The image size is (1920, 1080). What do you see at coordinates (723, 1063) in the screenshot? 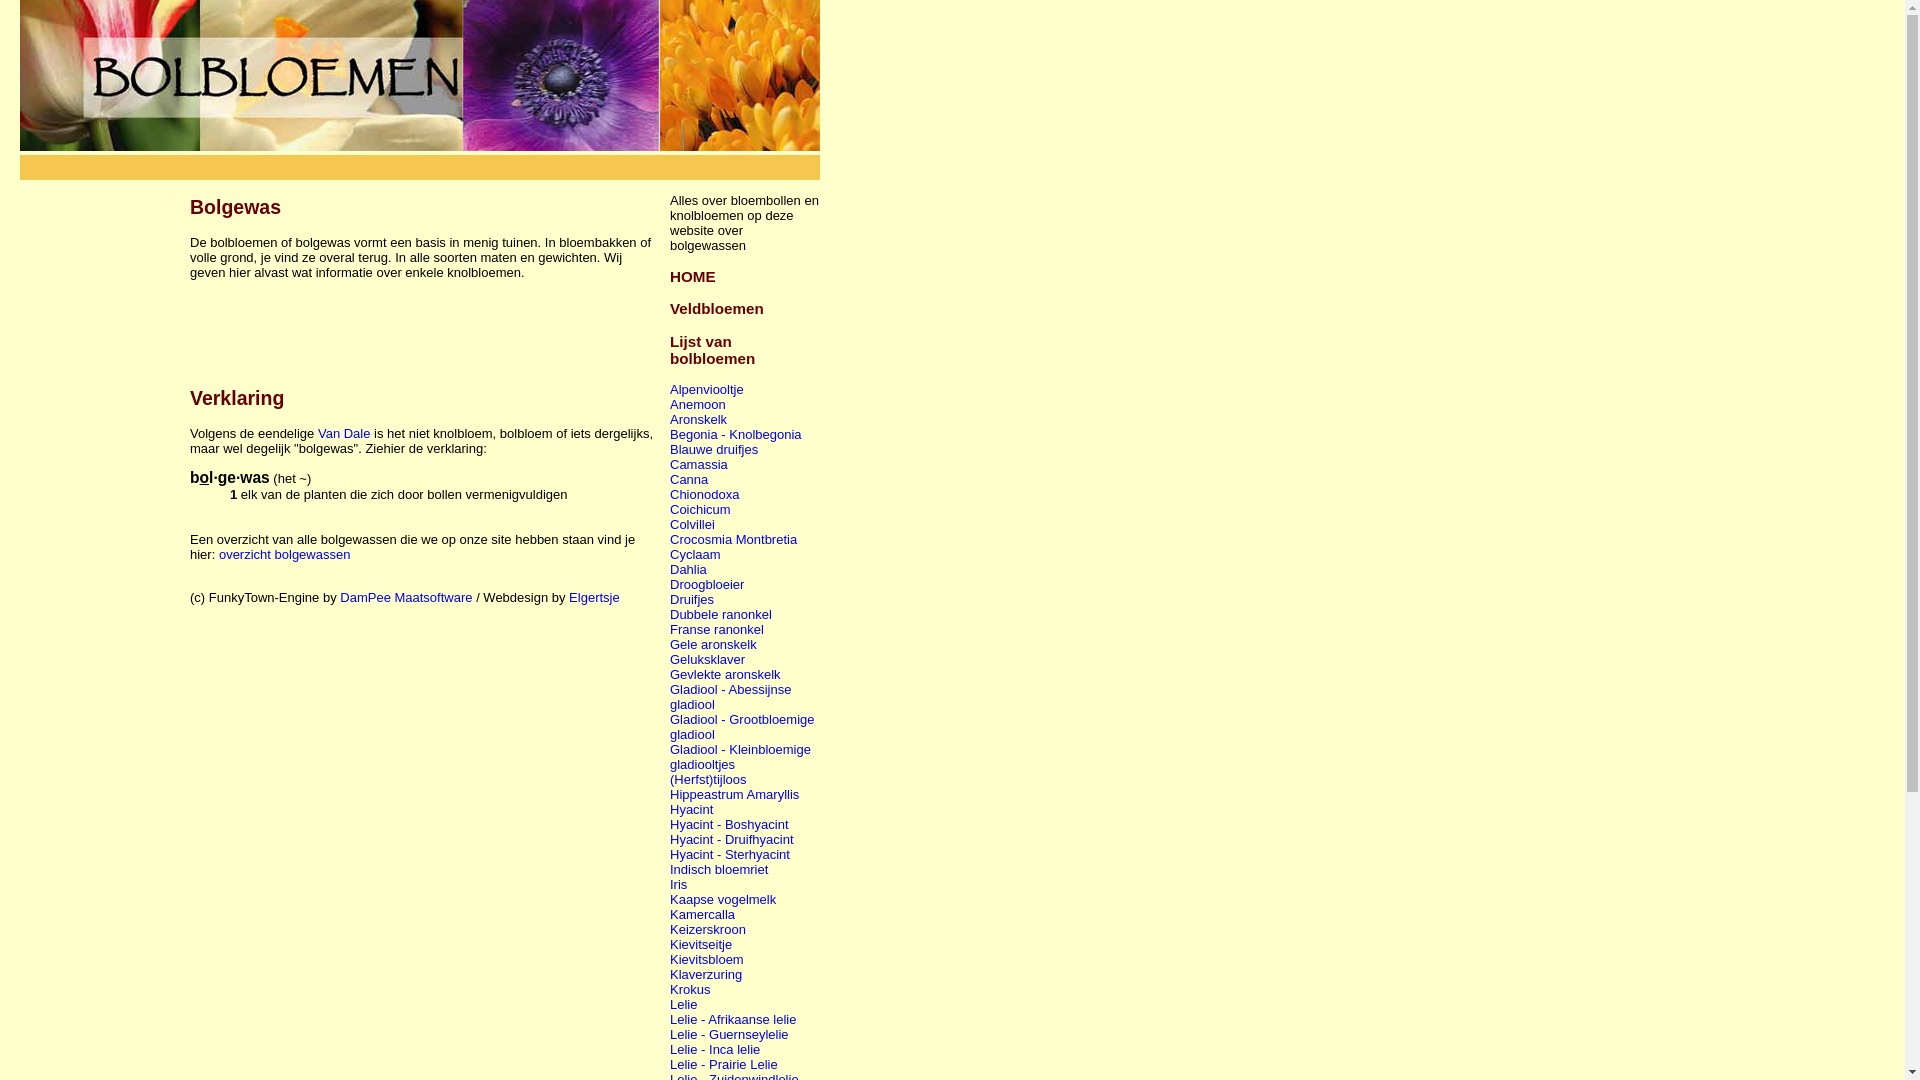
I see `'Lelie - Prairie Lelie'` at bounding box center [723, 1063].